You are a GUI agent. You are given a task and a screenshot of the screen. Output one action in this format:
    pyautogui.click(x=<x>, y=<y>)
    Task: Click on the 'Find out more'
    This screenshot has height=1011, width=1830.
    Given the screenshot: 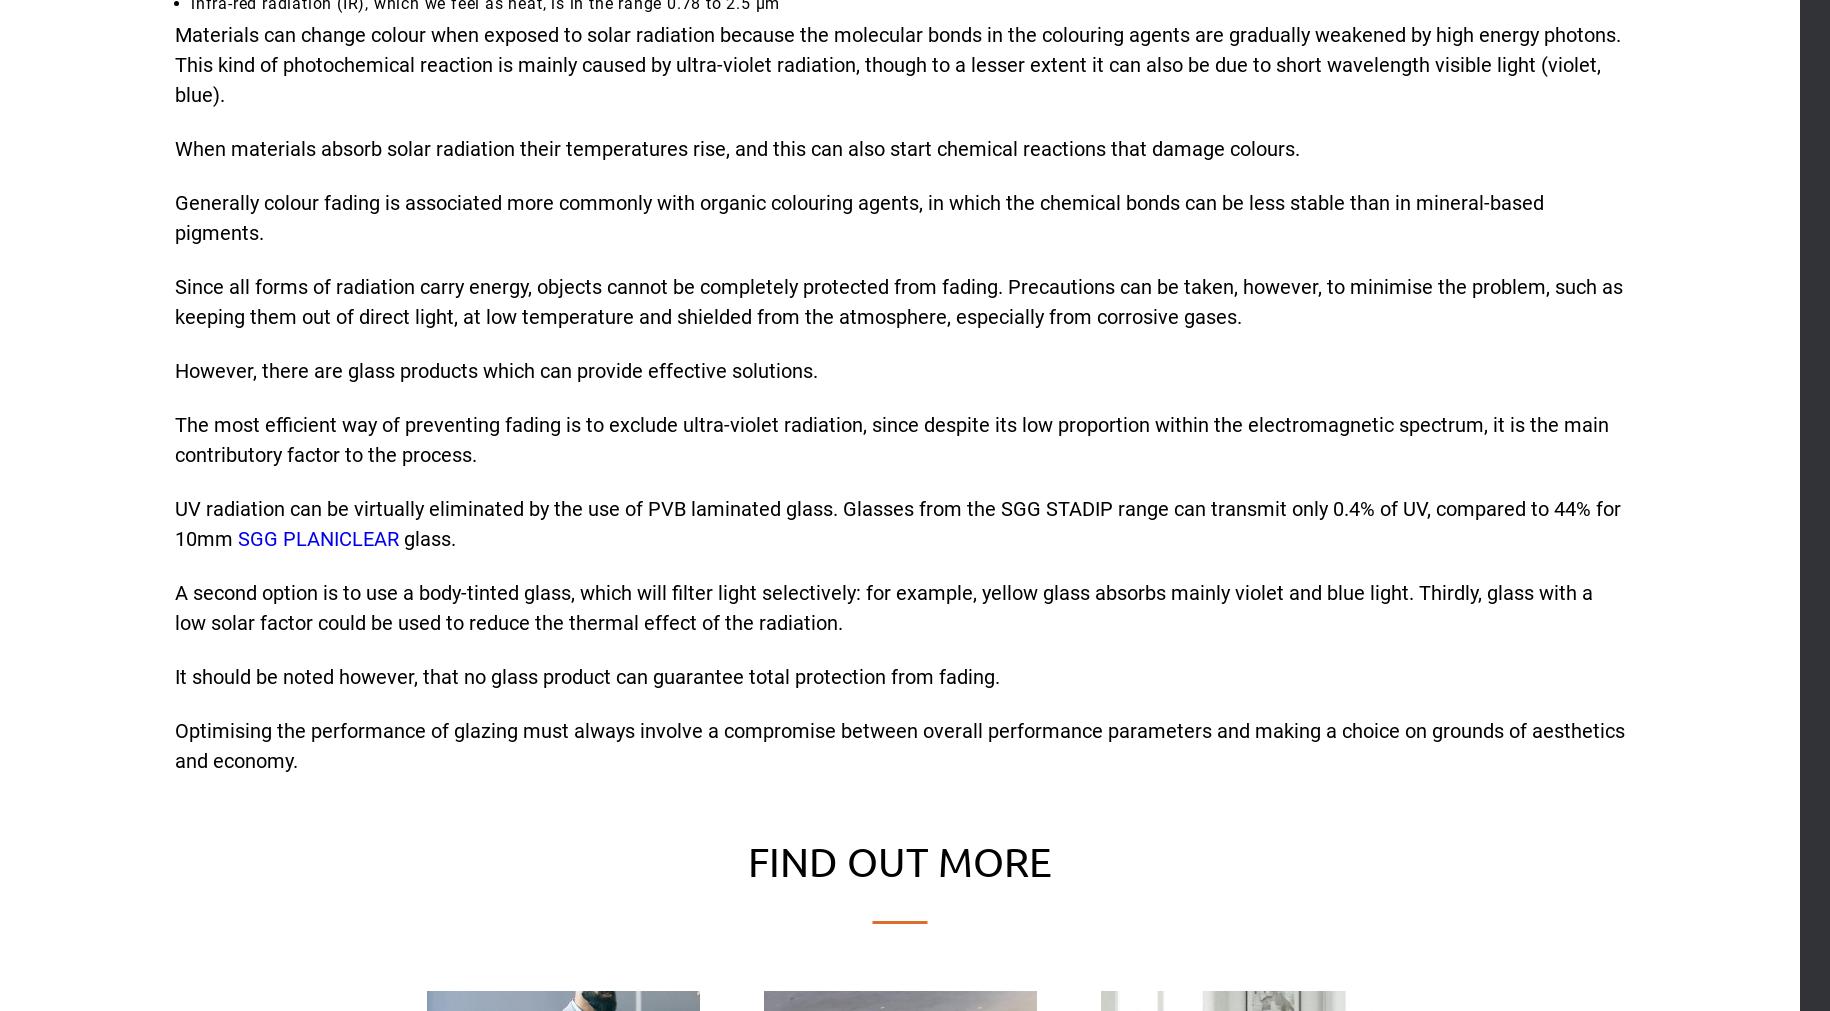 What is the action you would take?
    pyautogui.click(x=899, y=860)
    